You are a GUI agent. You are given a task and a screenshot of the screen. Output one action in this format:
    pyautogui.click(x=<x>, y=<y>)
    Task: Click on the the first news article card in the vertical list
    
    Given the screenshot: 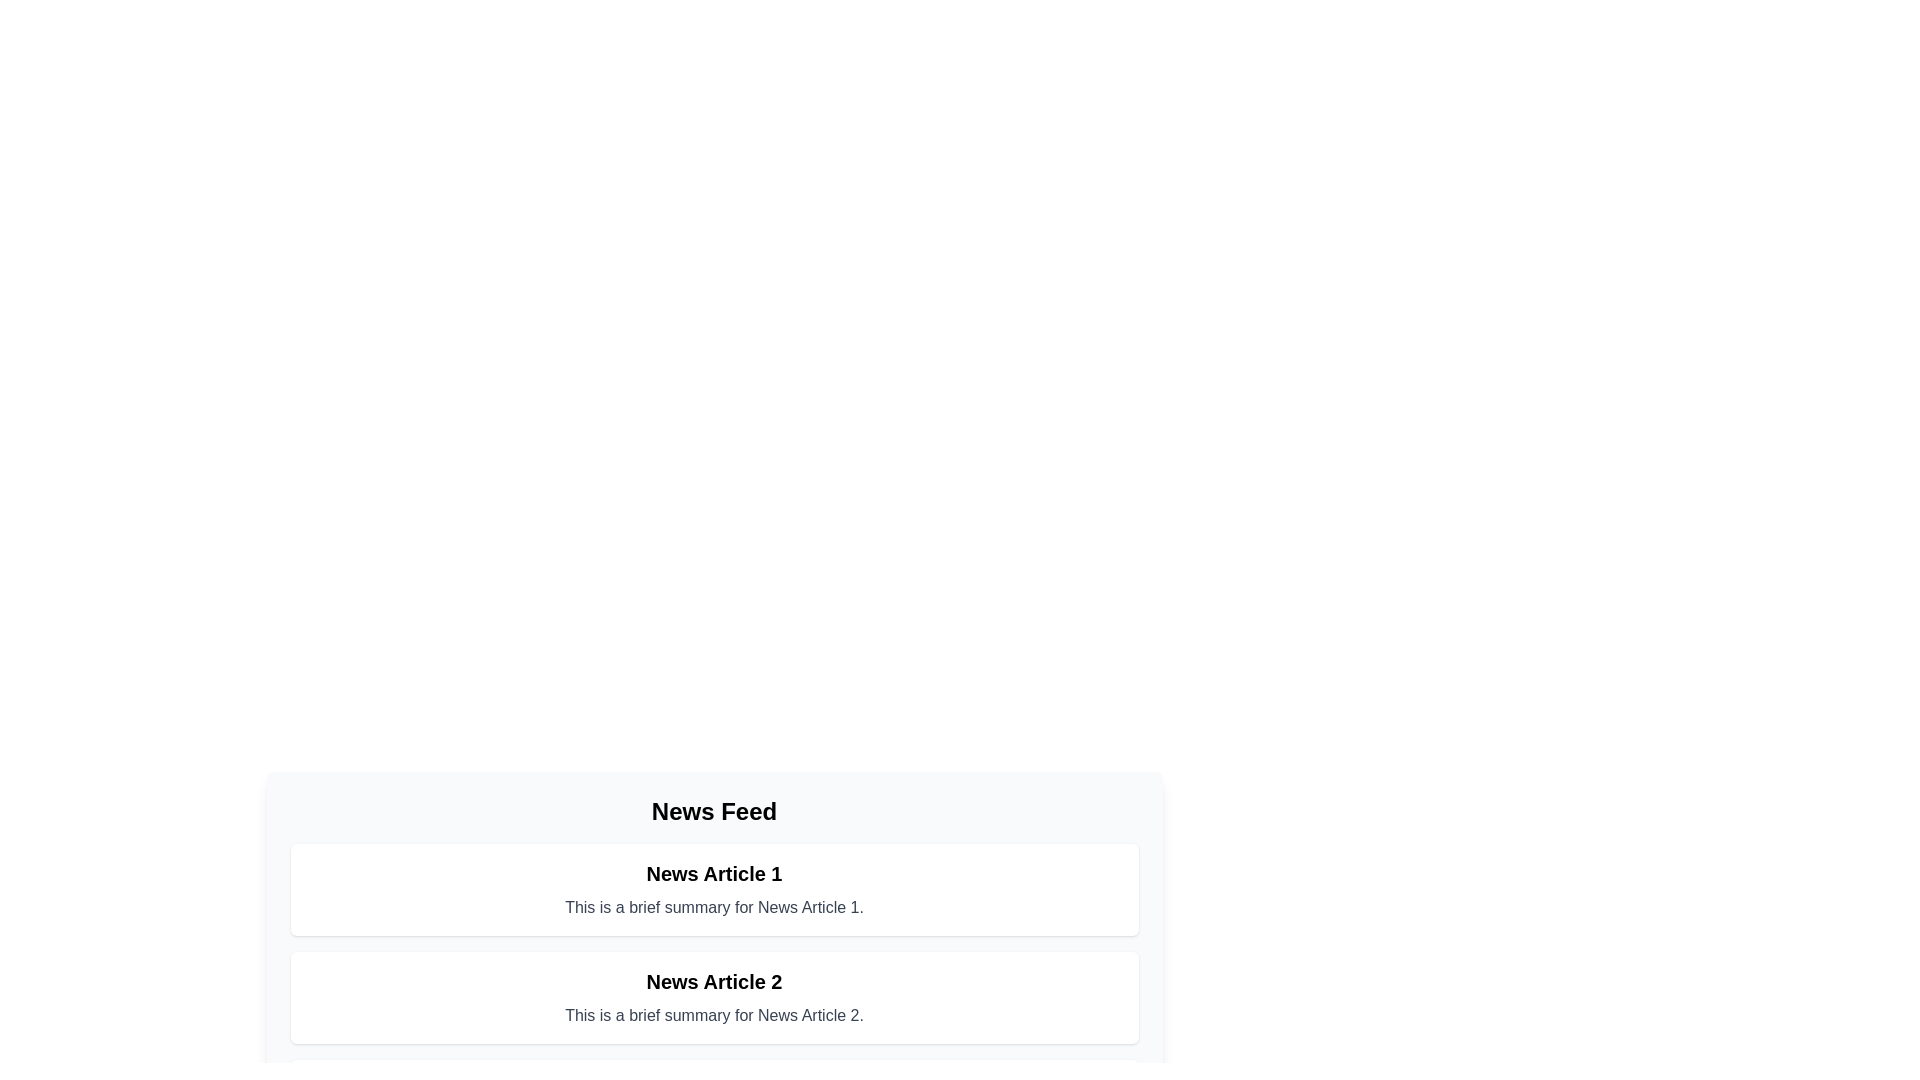 What is the action you would take?
    pyautogui.click(x=714, y=889)
    